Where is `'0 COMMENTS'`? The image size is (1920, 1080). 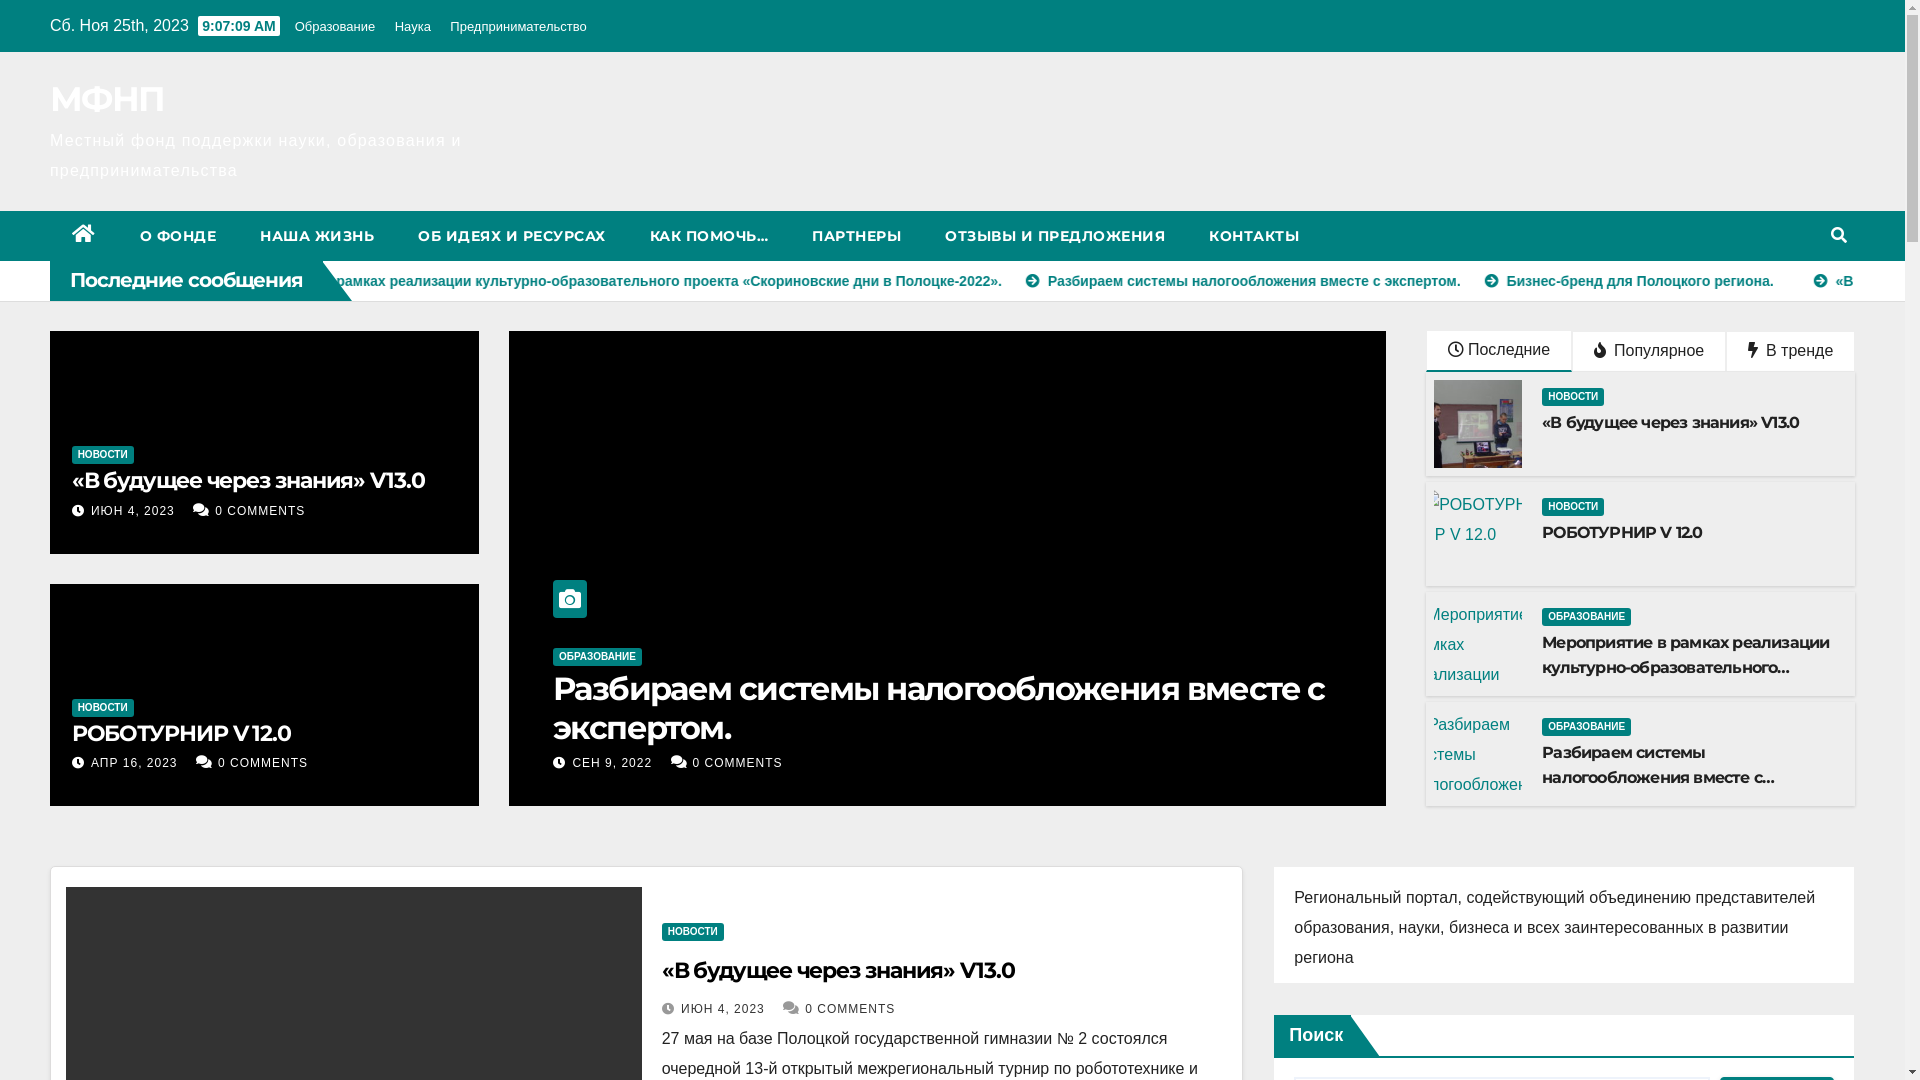 '0 COMMENTS' is located at coordinates (700, 763).